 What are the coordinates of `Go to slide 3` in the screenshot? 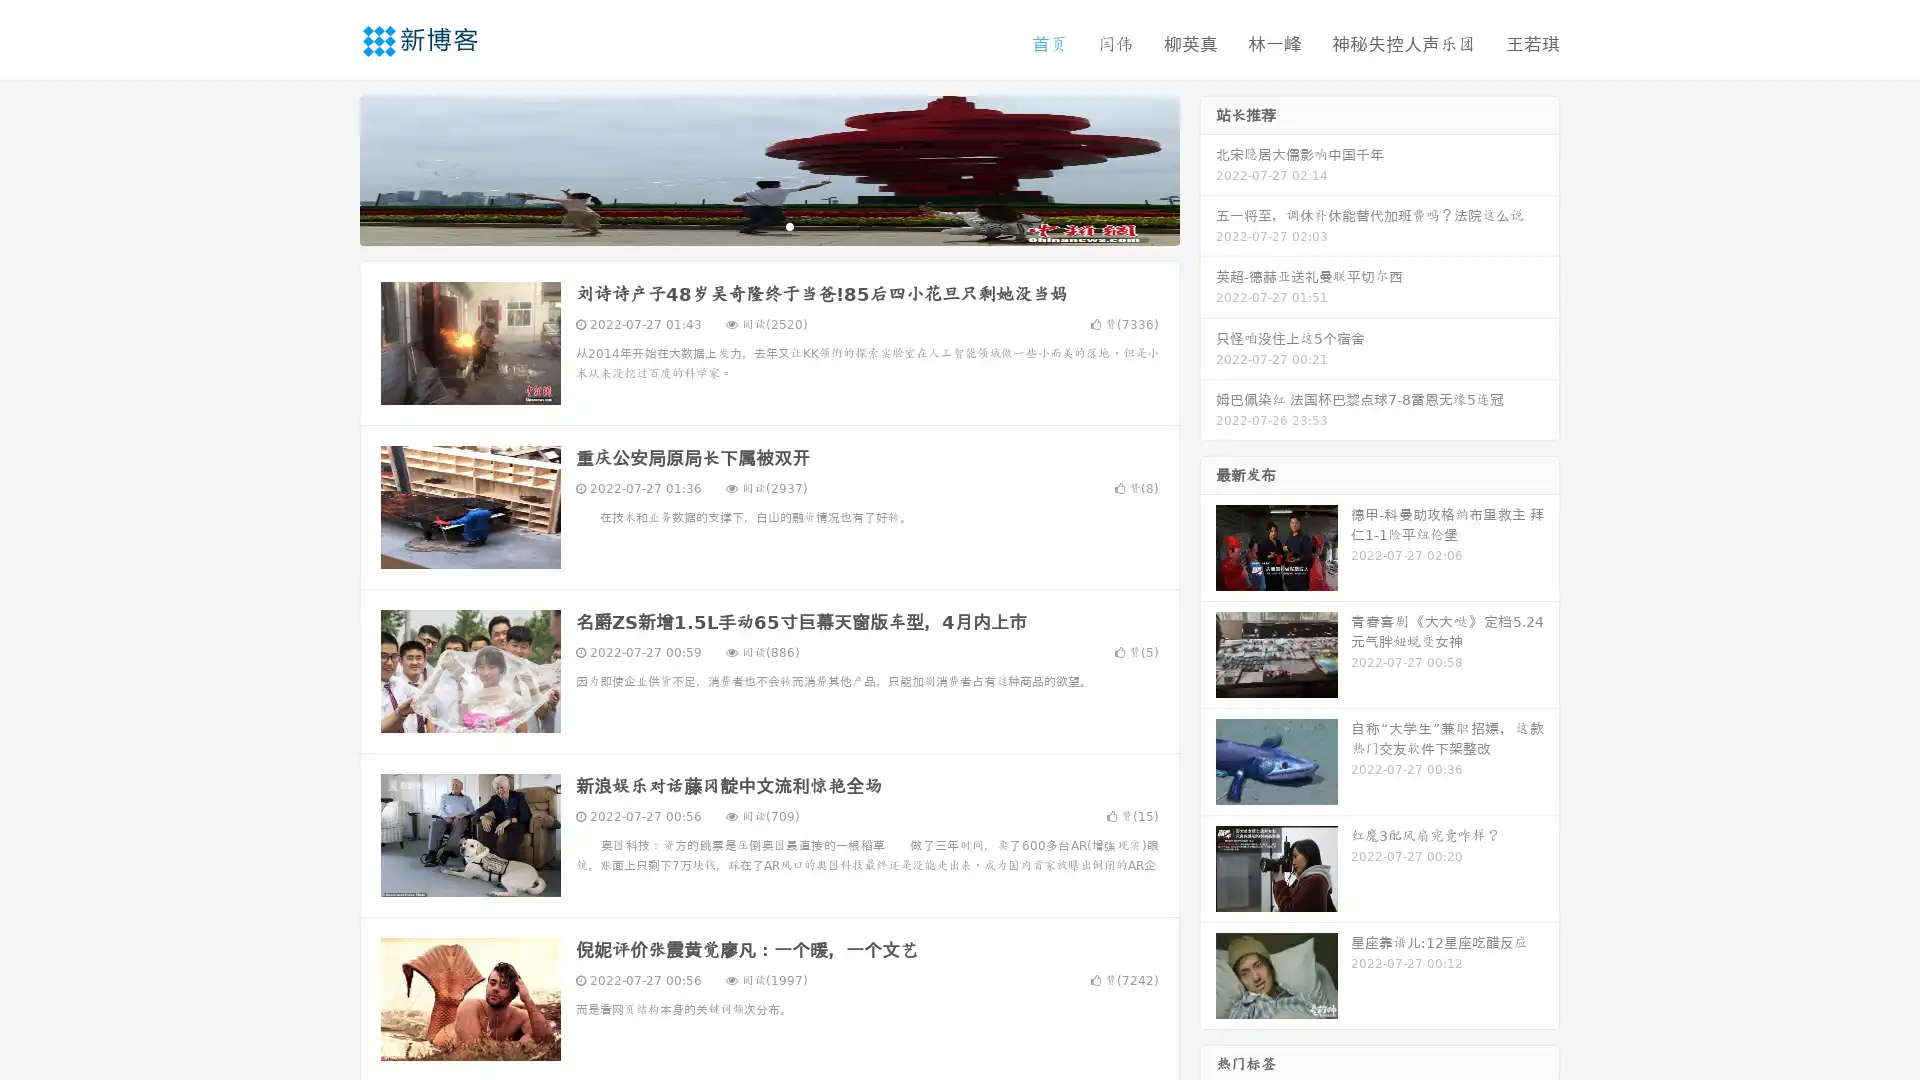 It's located at (789, 225).